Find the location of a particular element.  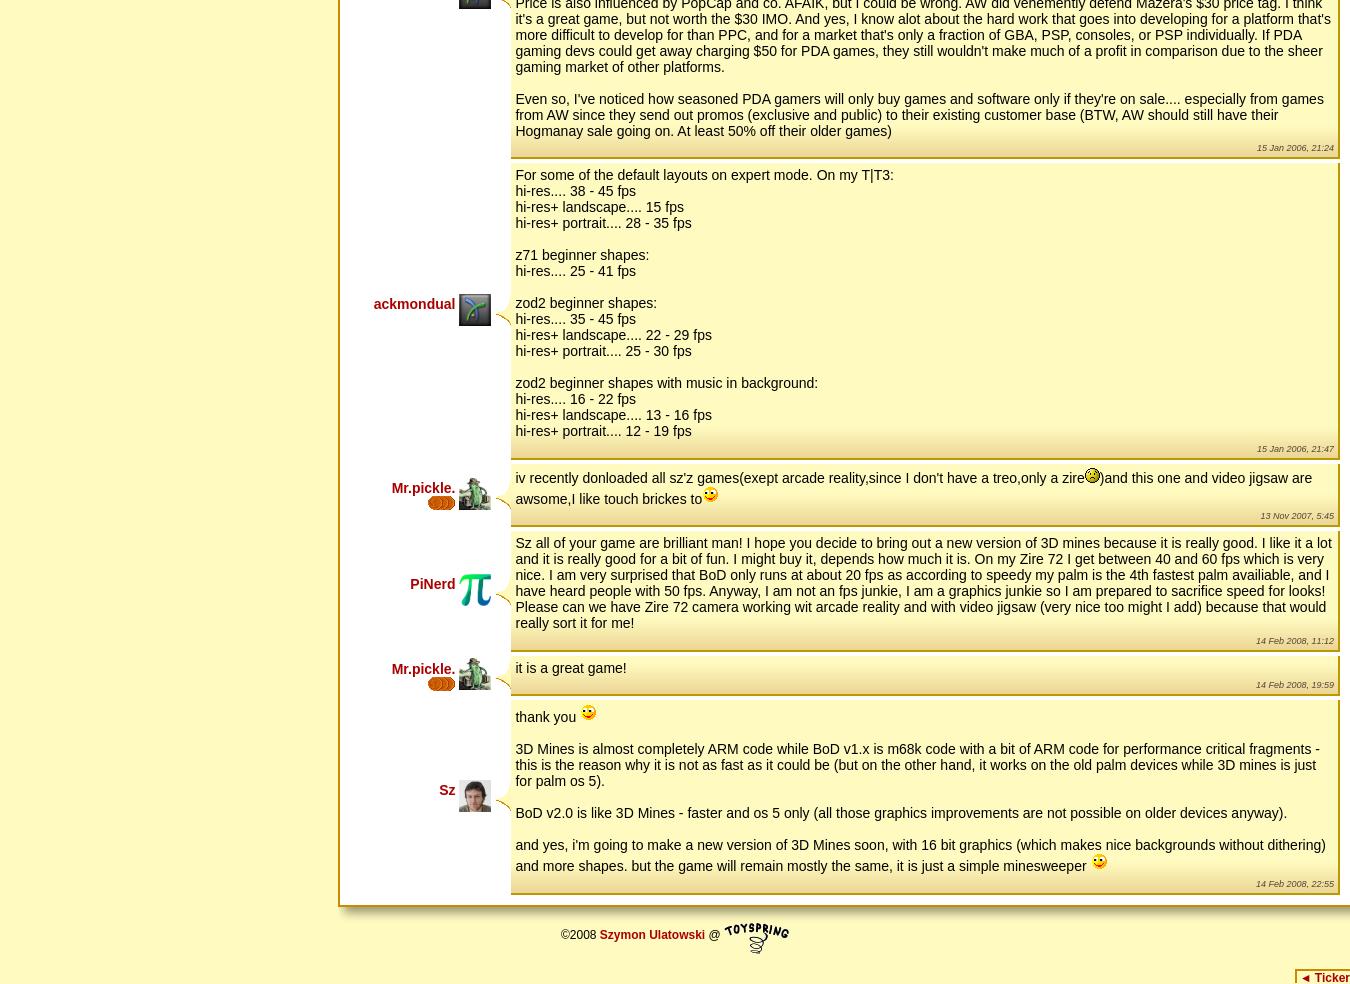

'BoD v2.0 is like 3D Mines - faster and os 5 only (all those graphics improvements are not possible on older devices anyway).' is located at coordinates (900, 811).